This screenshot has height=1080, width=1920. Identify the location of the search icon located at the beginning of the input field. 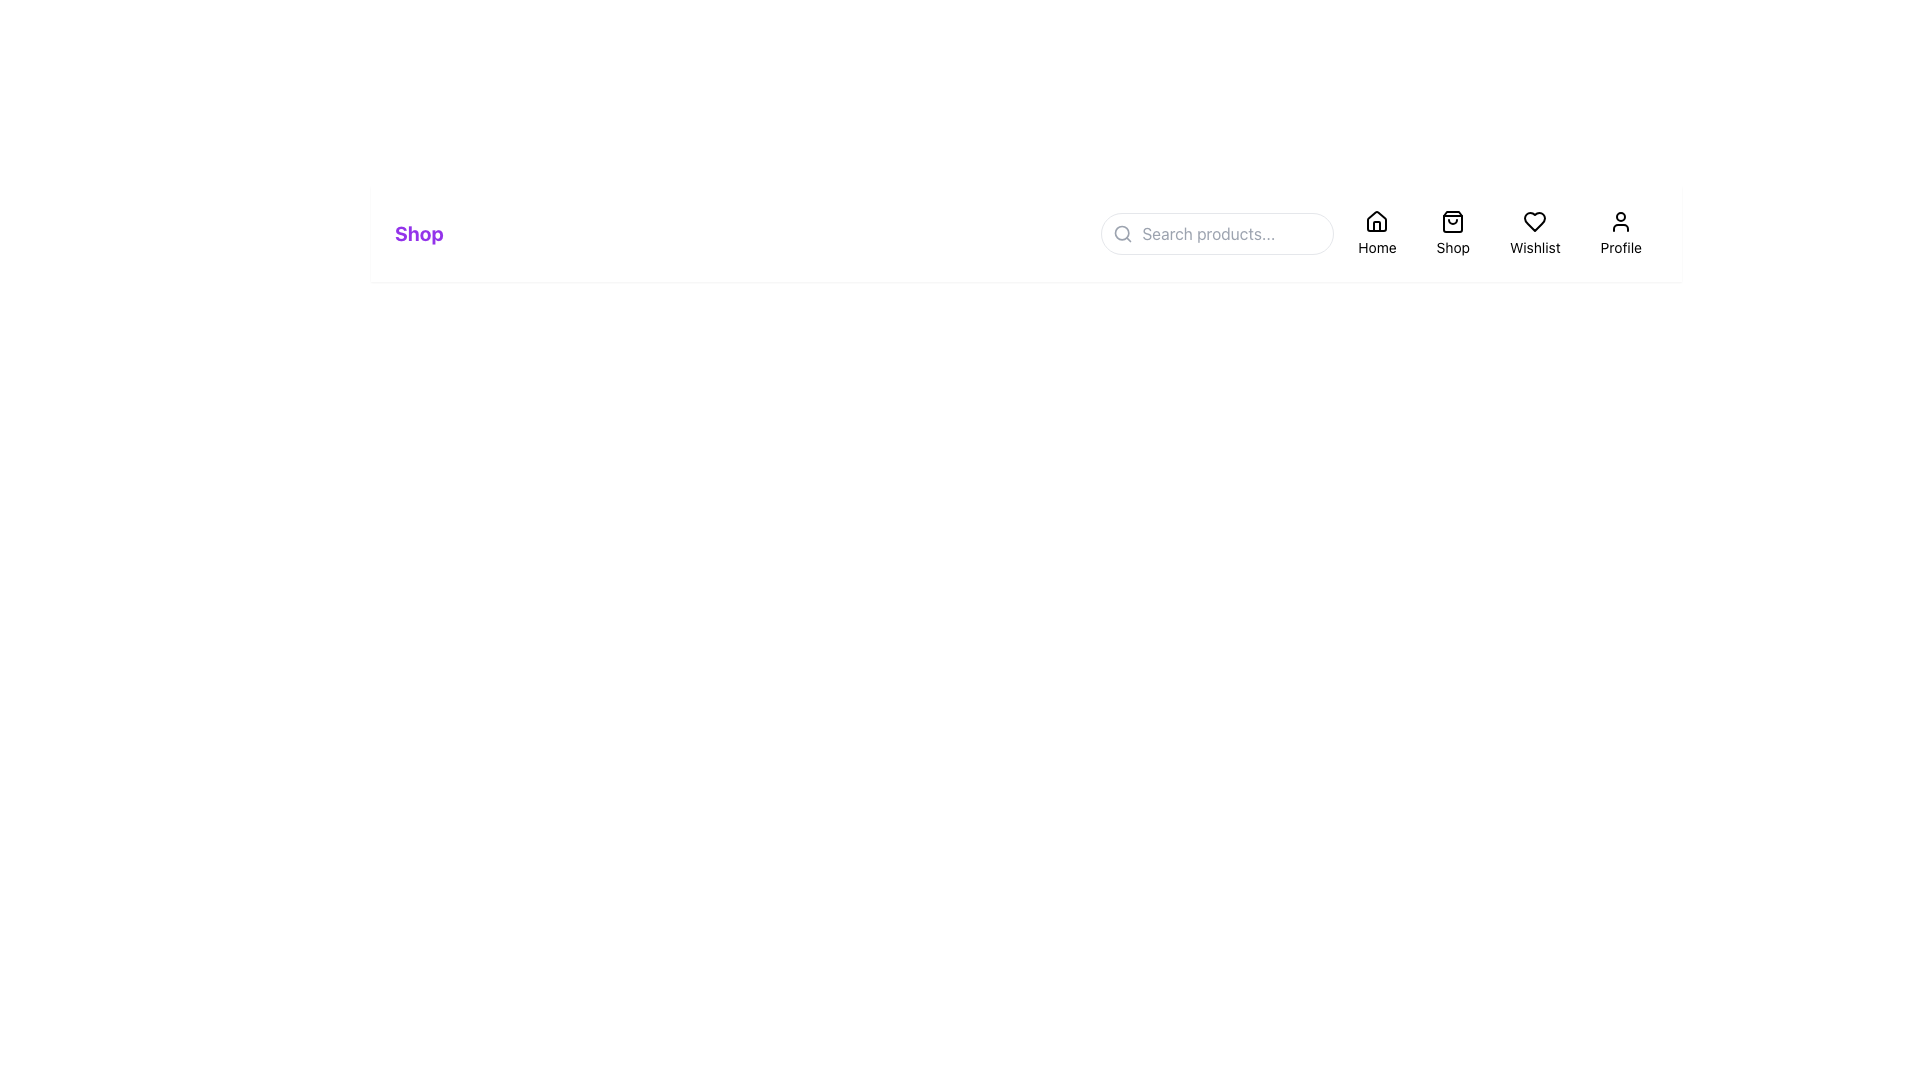
(1123, 233).